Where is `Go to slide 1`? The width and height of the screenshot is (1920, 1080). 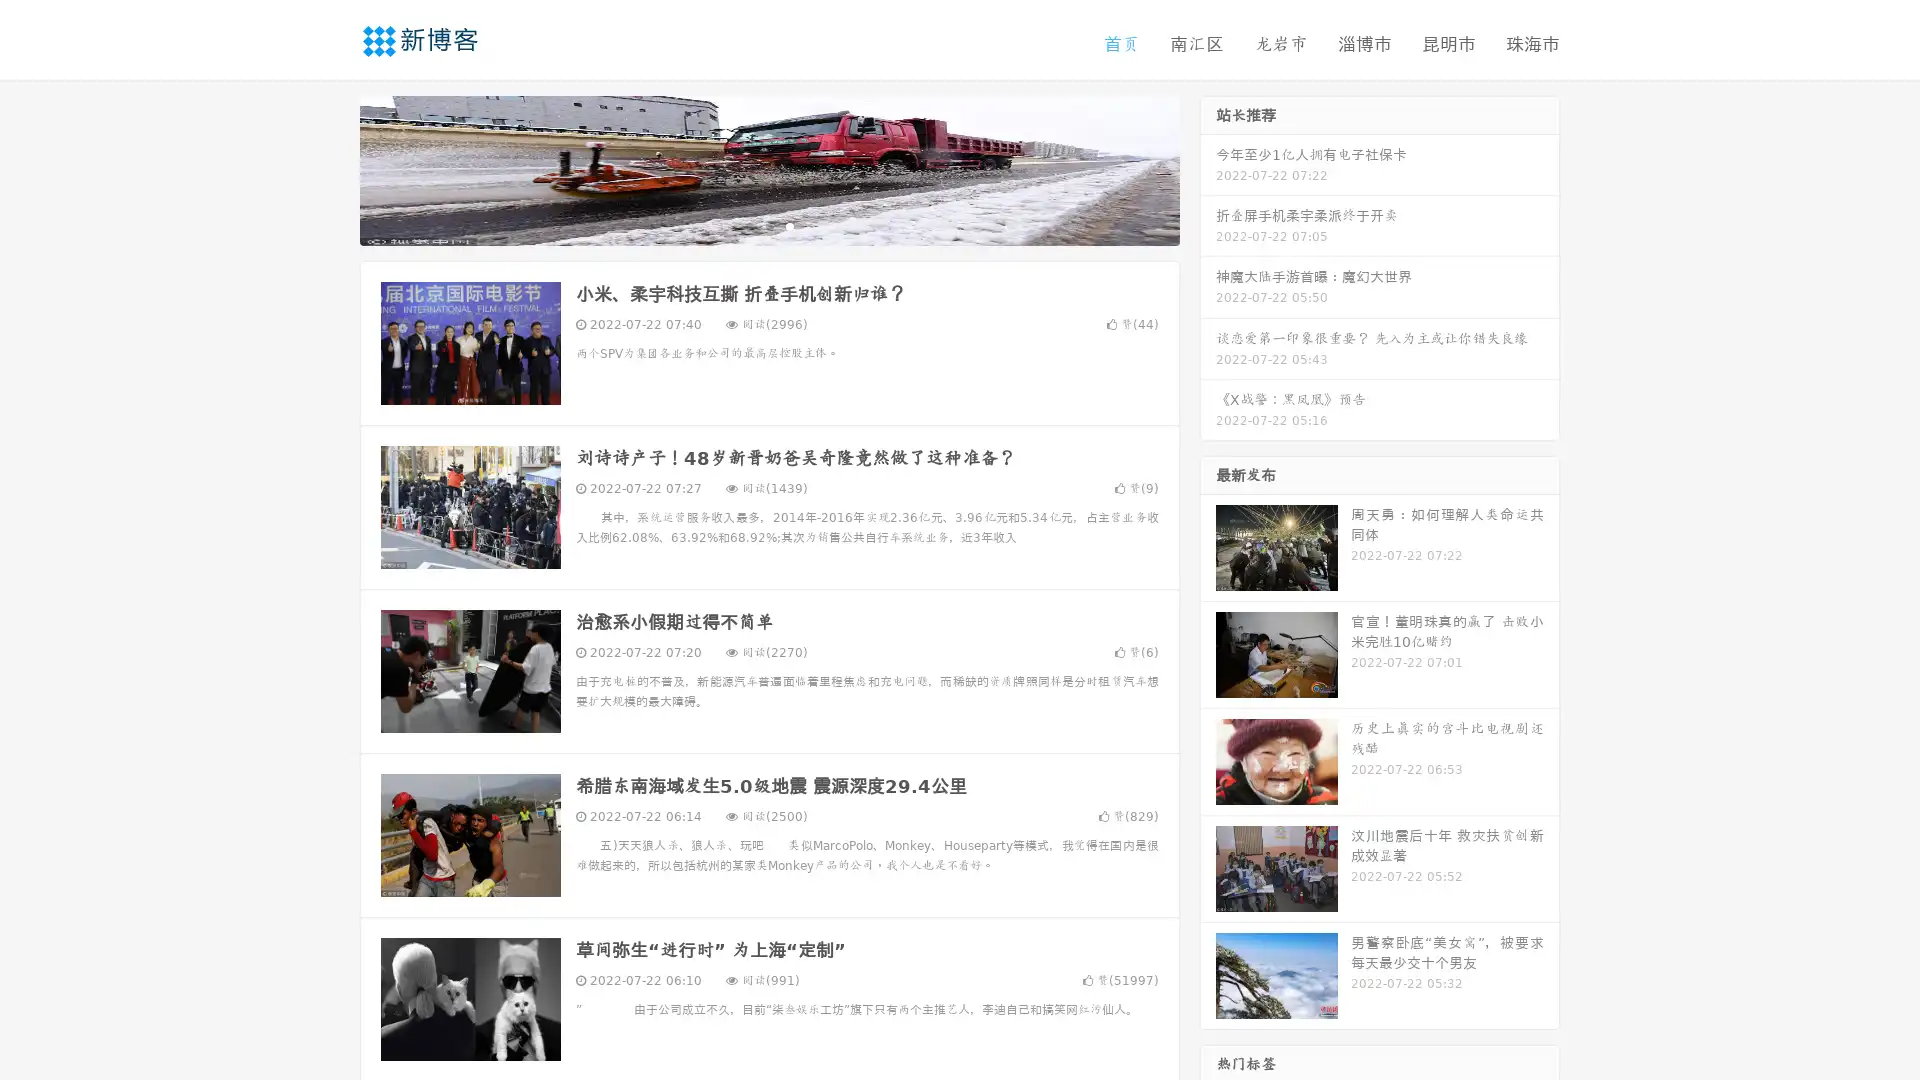 Go to slide 1 is located at coordinates (748, 225).